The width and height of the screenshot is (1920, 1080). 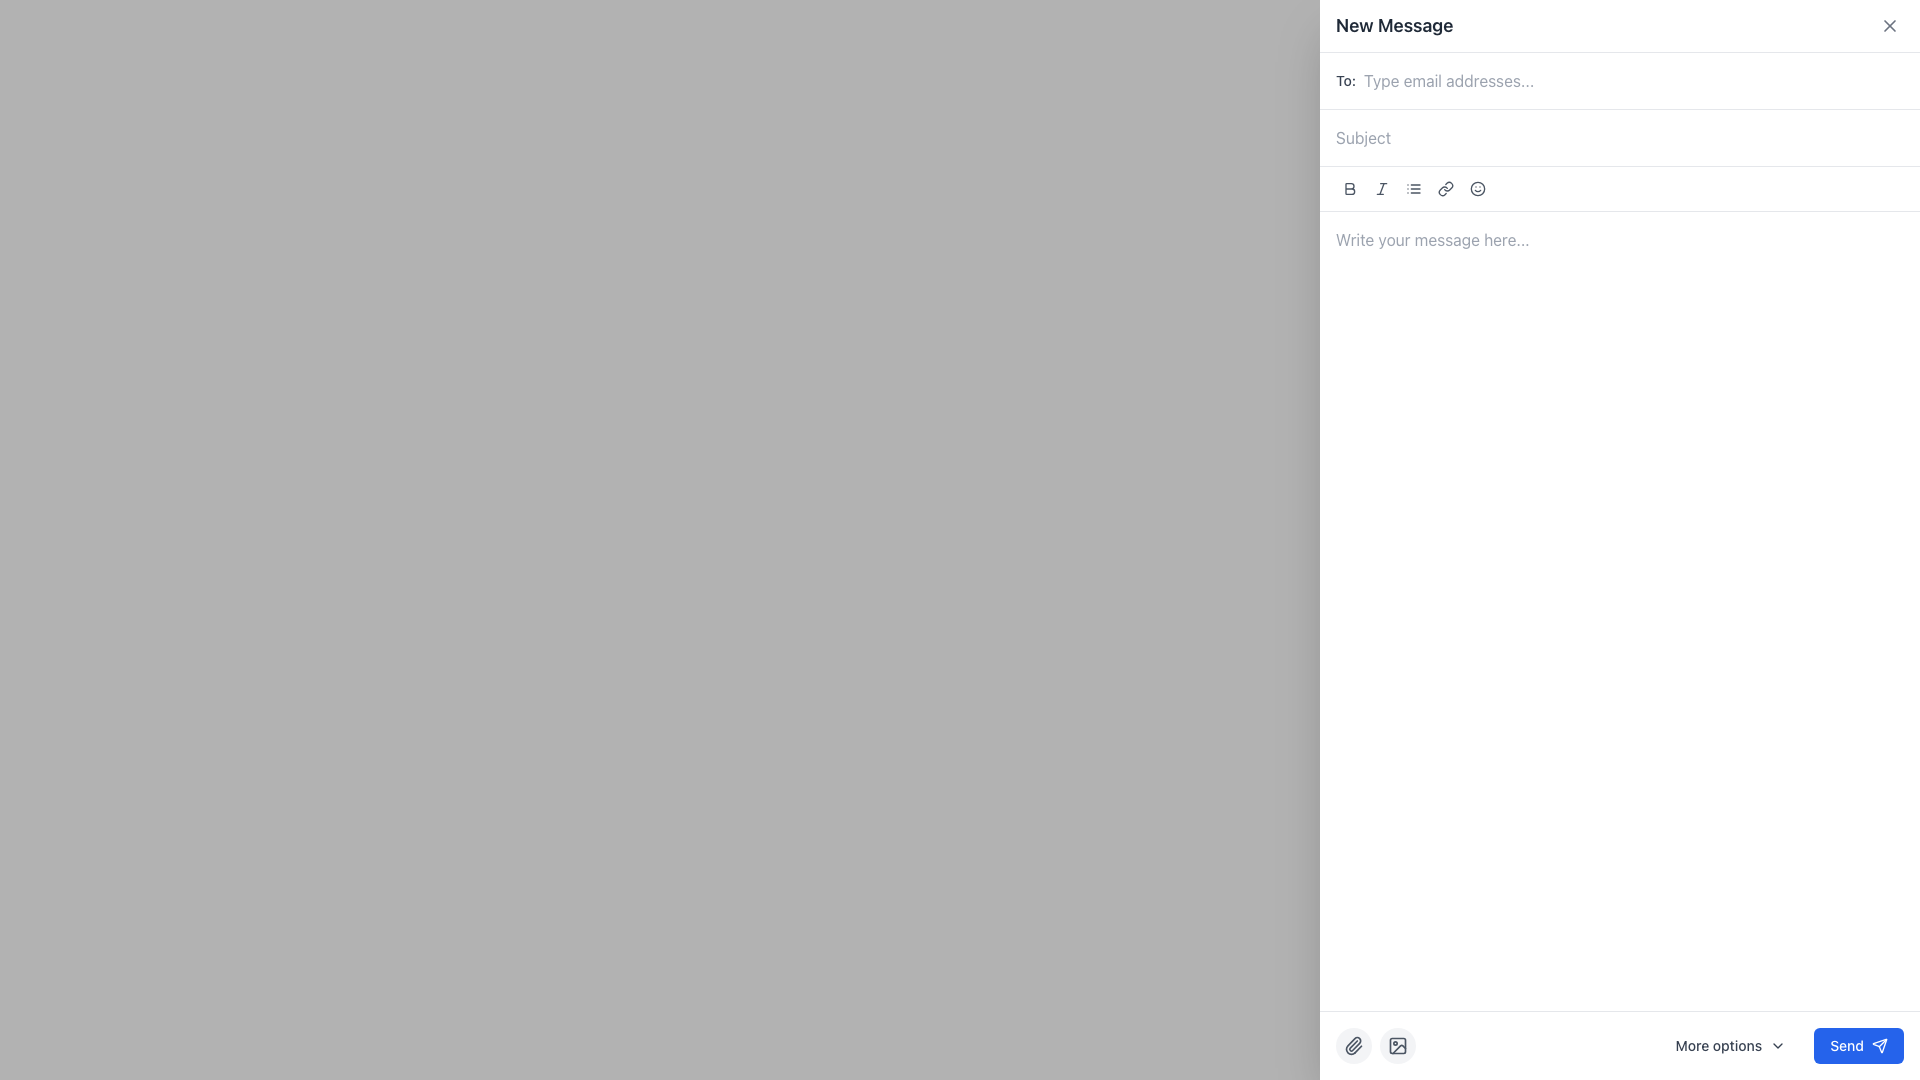 I want to click on the blue 'Send' button with white text and a paper plane icon located at the bottom-right corner of the interface, so click(x=1858, y=1044).